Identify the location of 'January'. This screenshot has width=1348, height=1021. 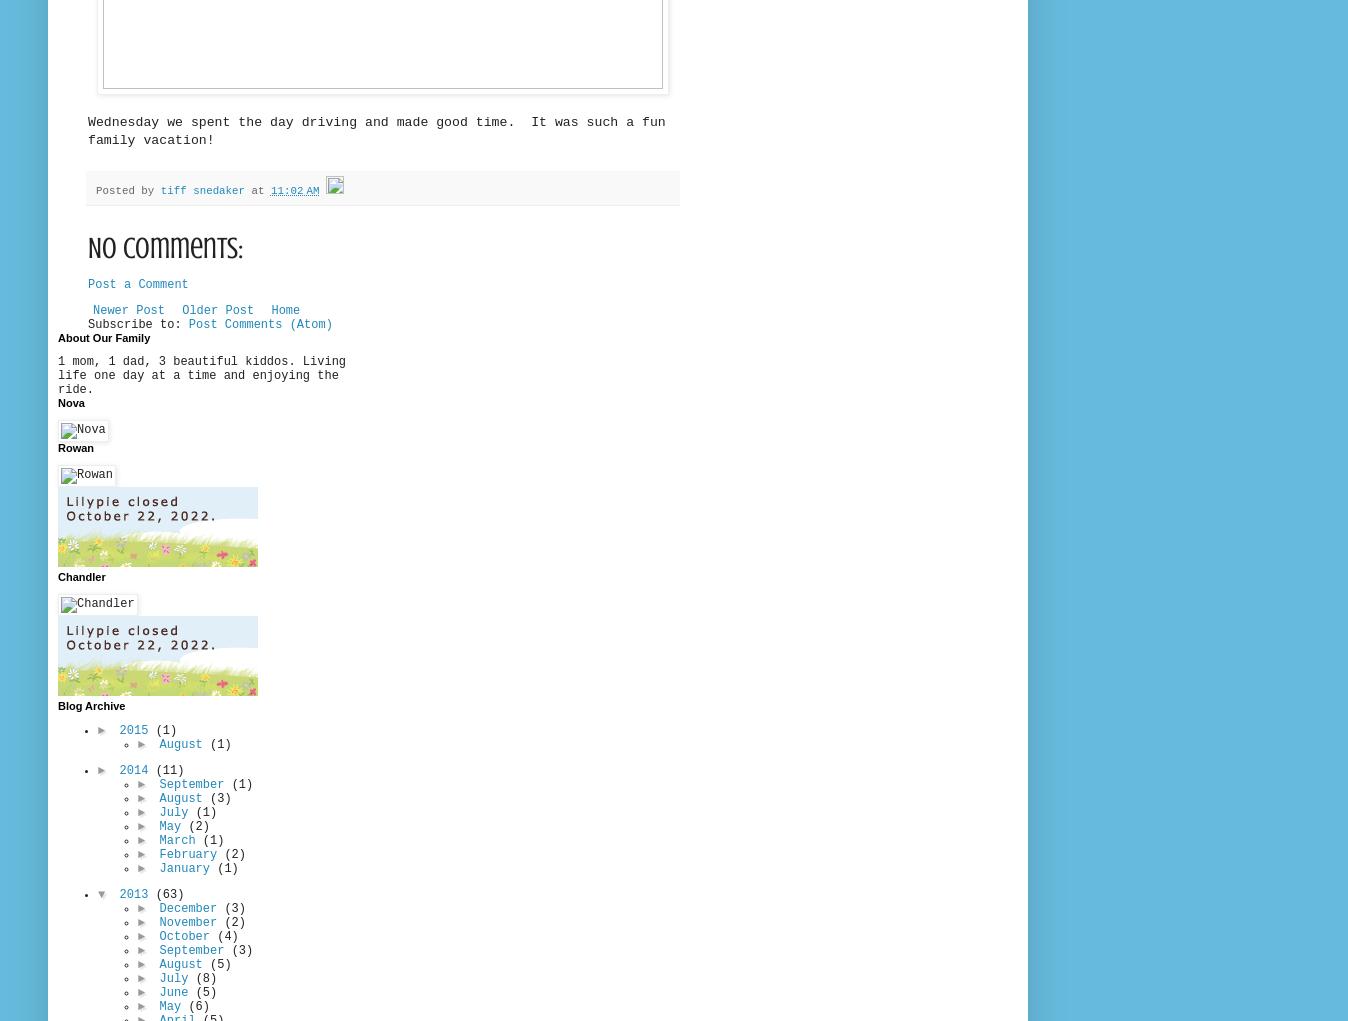
(188, 867).